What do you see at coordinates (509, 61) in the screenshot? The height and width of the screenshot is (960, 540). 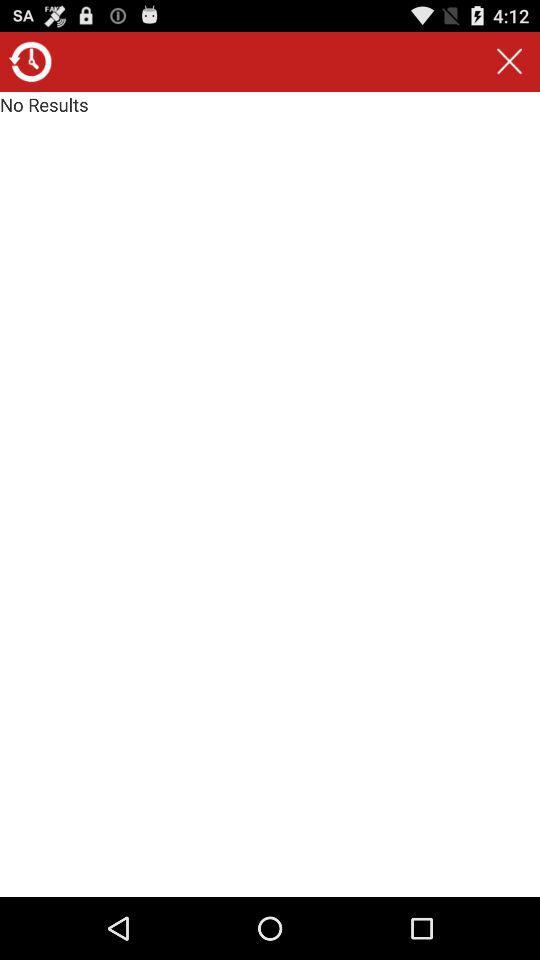 I see `page` at bounding box center [509, 61].